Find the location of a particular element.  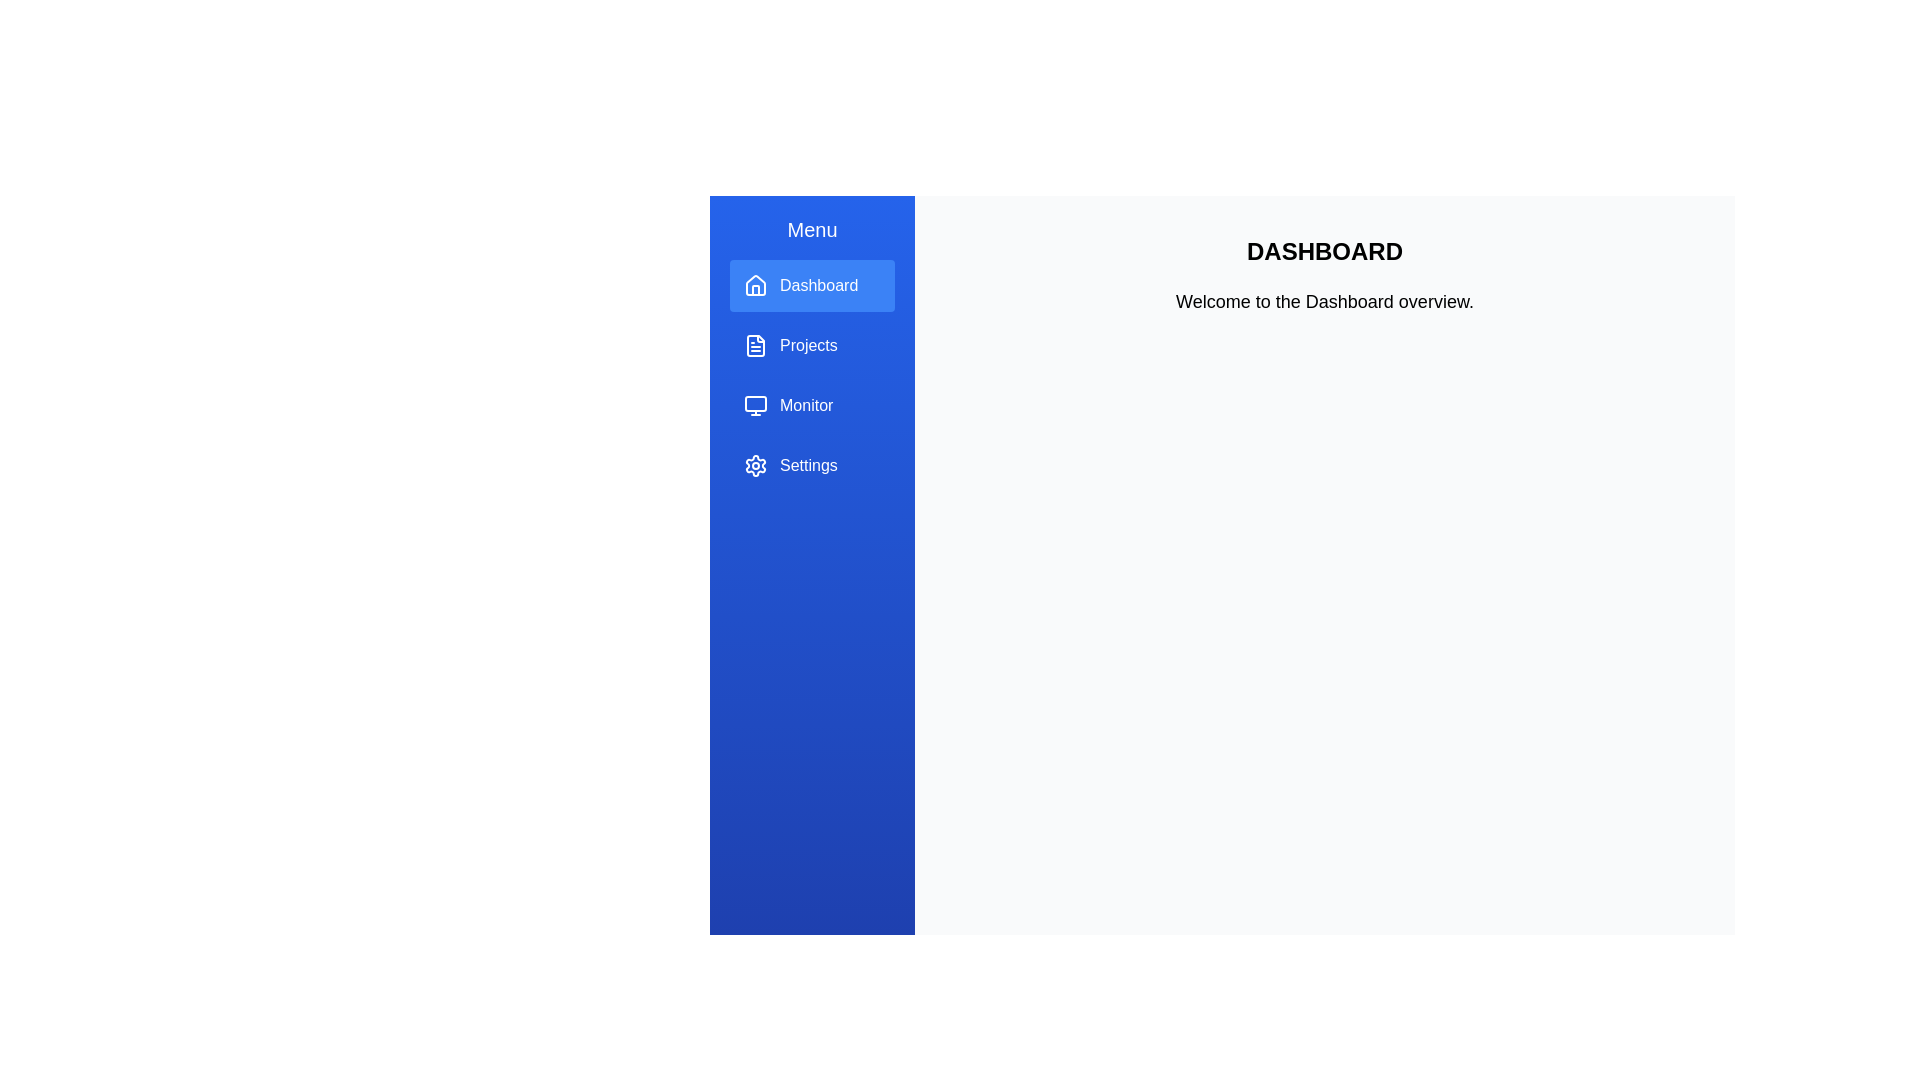

the 'Dashboard' icon in the left navigation panel is located at coordinates (754, 285).